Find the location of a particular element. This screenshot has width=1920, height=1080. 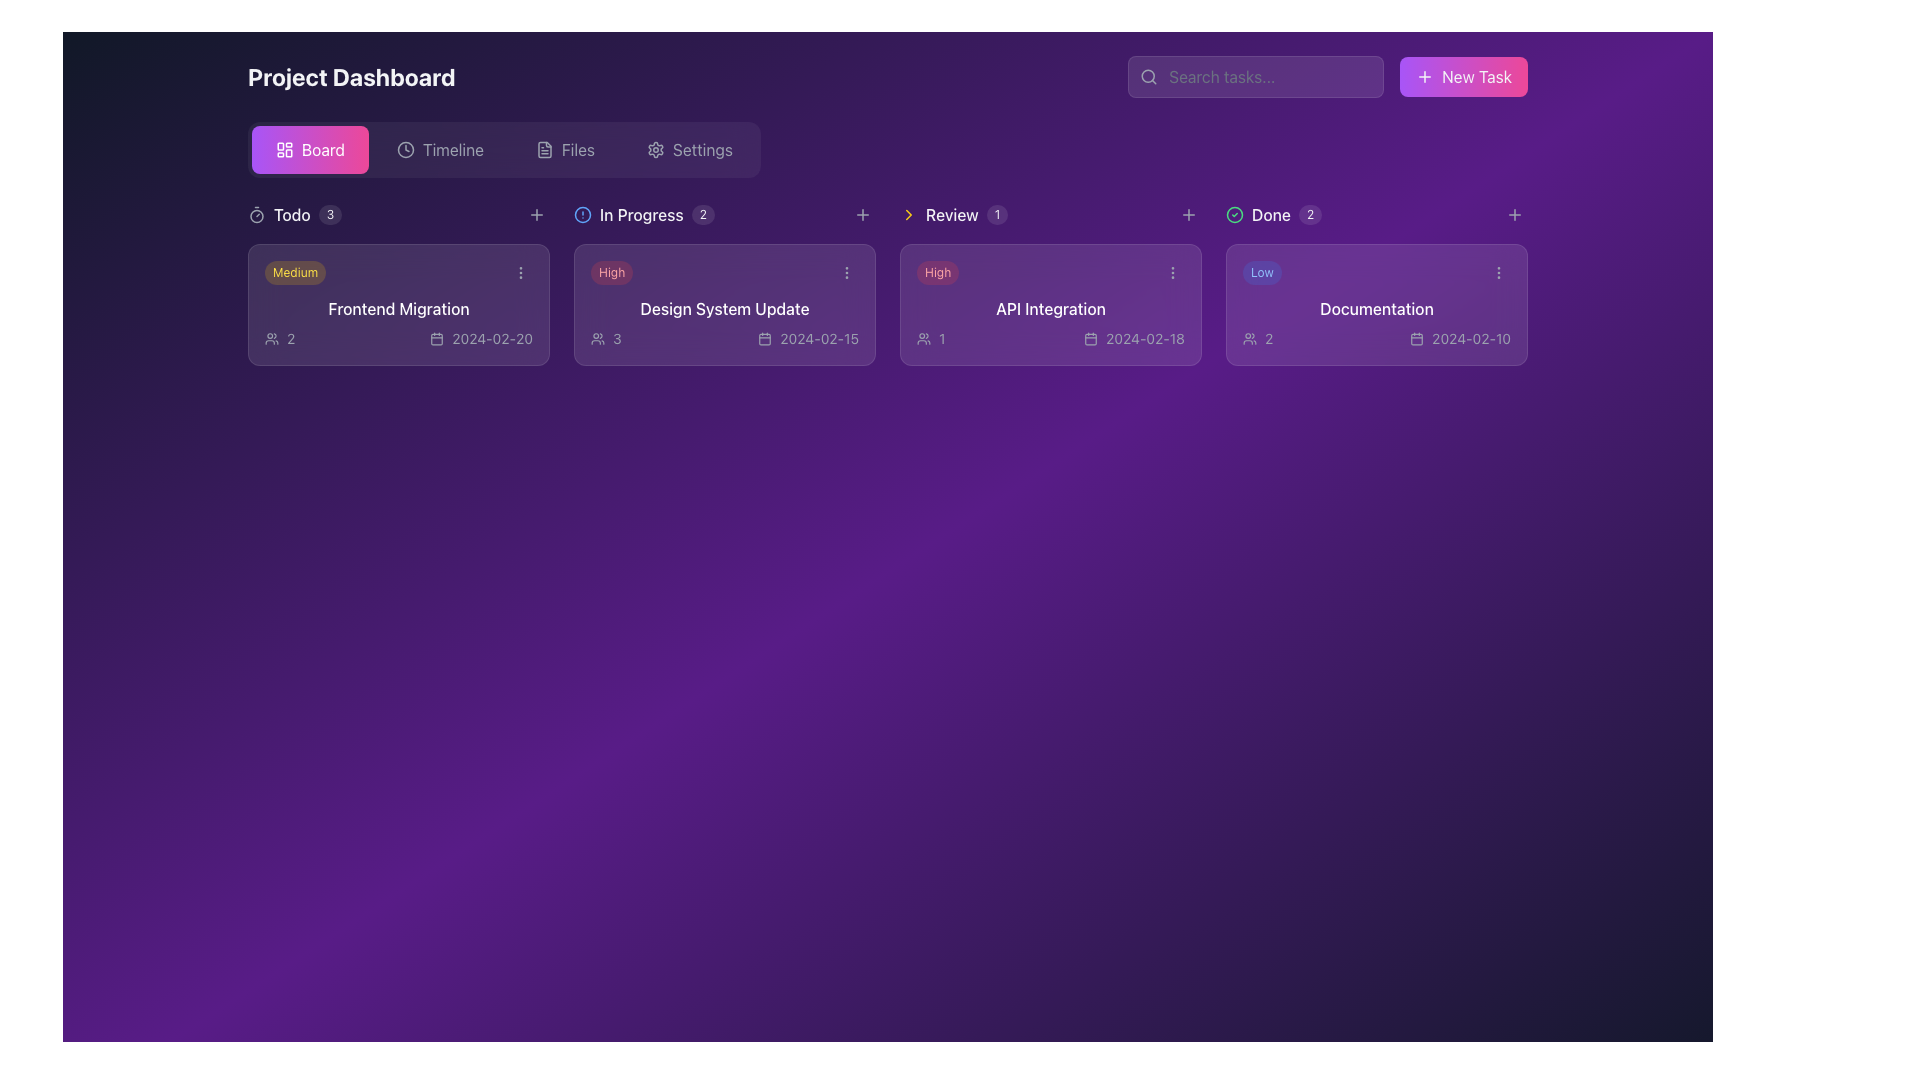

the Text label that serves as the title for a task or project entry, located within the 'High' card in the 'In Progress' column of the project management dashboard is located at coordinates (723, 308).